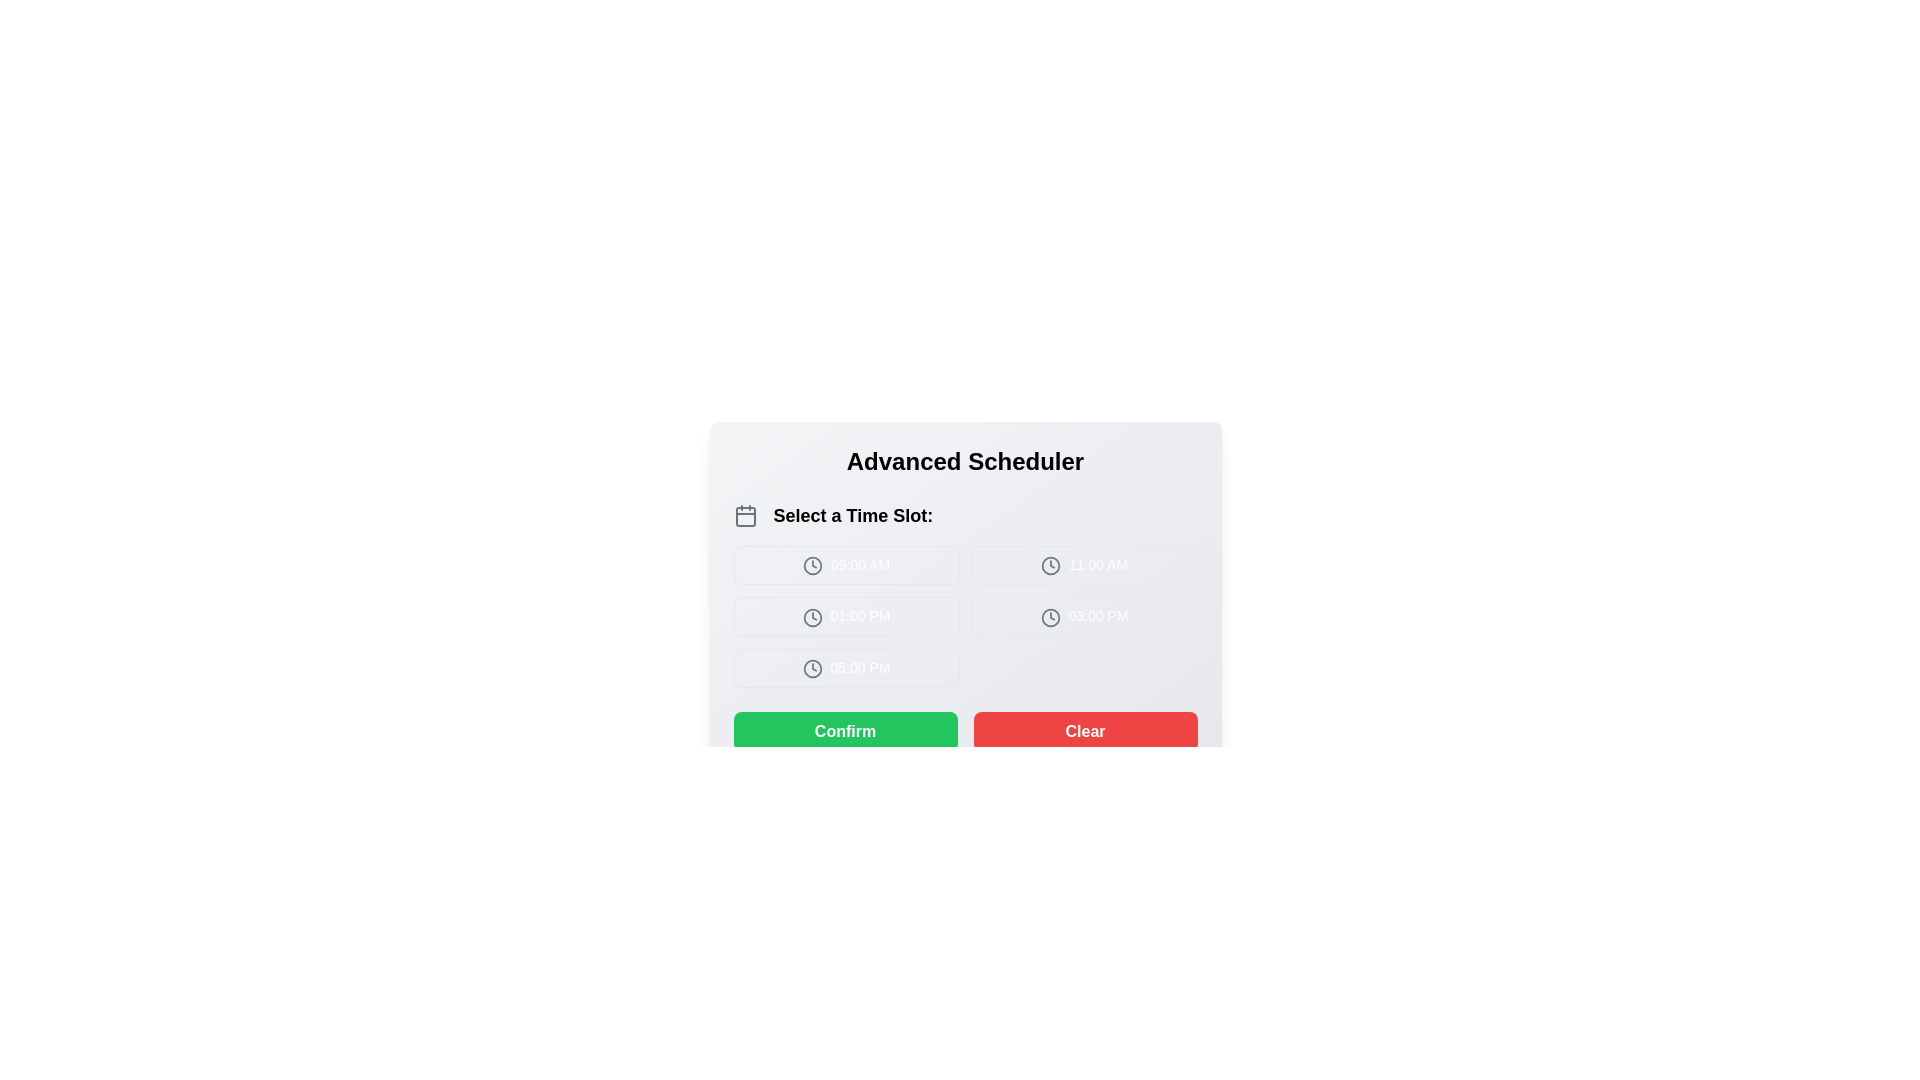 The width and height of the screenshot is (1920, 1080). Describe the element at coordinates (812, 616) in the screenshot. I see `the circular decorative element of the SVG clock drawing, which features a minimalist design and is located in the second row, first column of the grid layout under 'Select a Time Slot'` at that location.